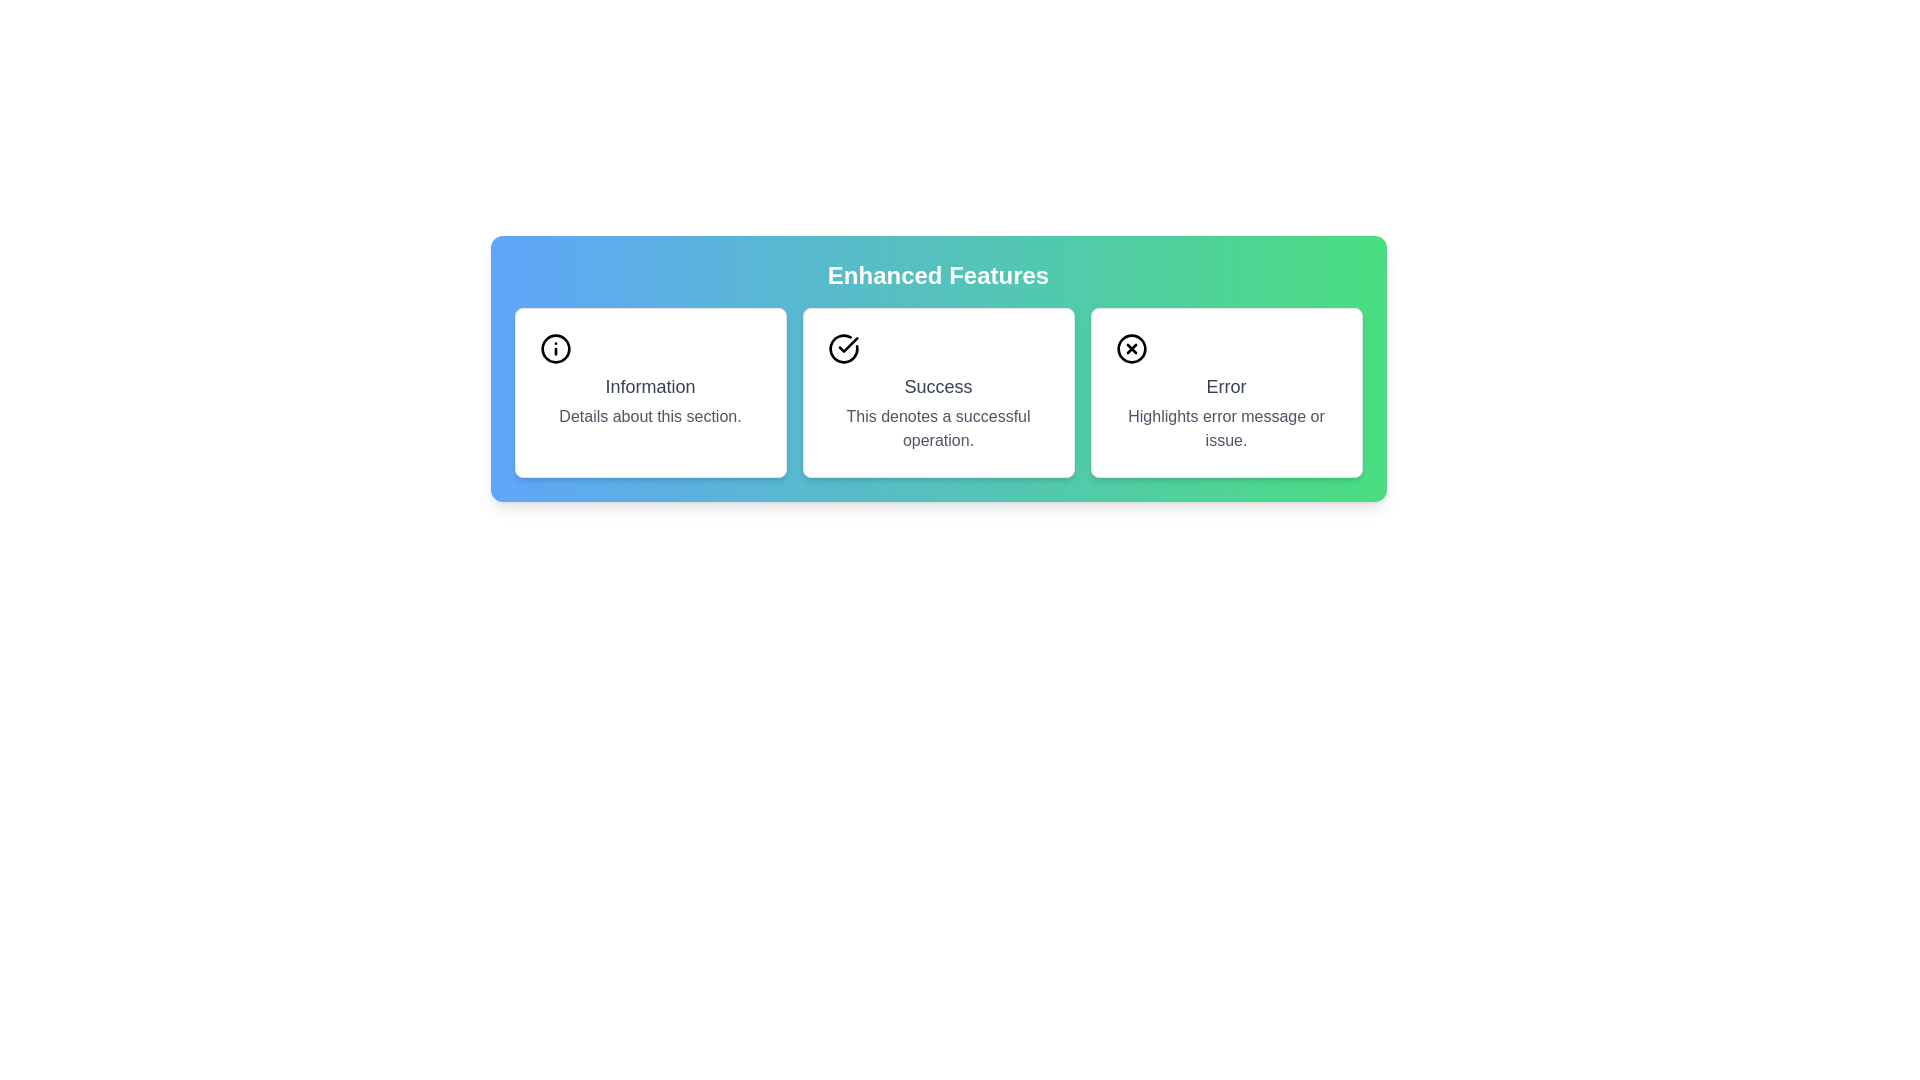 This screenshot has height=1080, width=1920. Describe the element at coordinates (1225, 393) in the screenshot. I see `the error indication card icon, which is a black circle with an 'X' located at the top-left corner of the white-bordered rectangular card` at that location.